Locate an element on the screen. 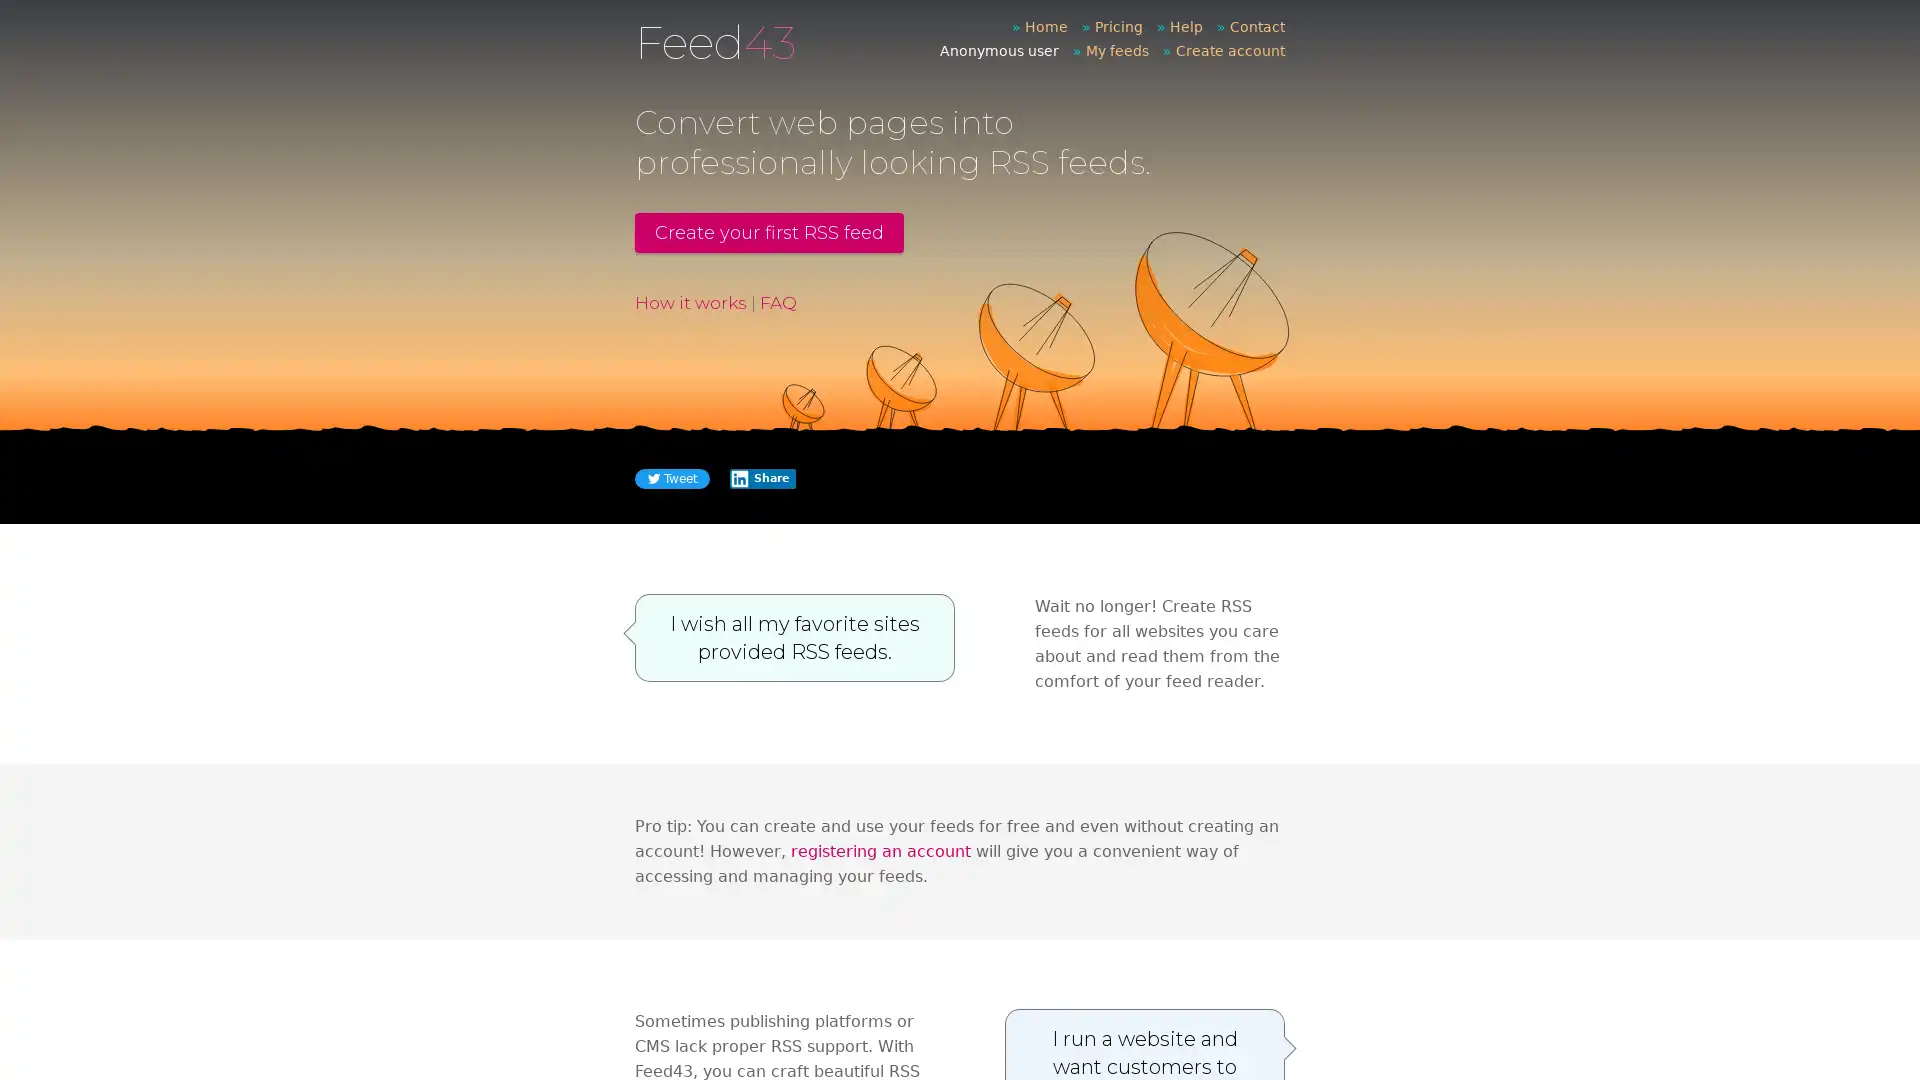  Share is located at coordinates (761, 478).